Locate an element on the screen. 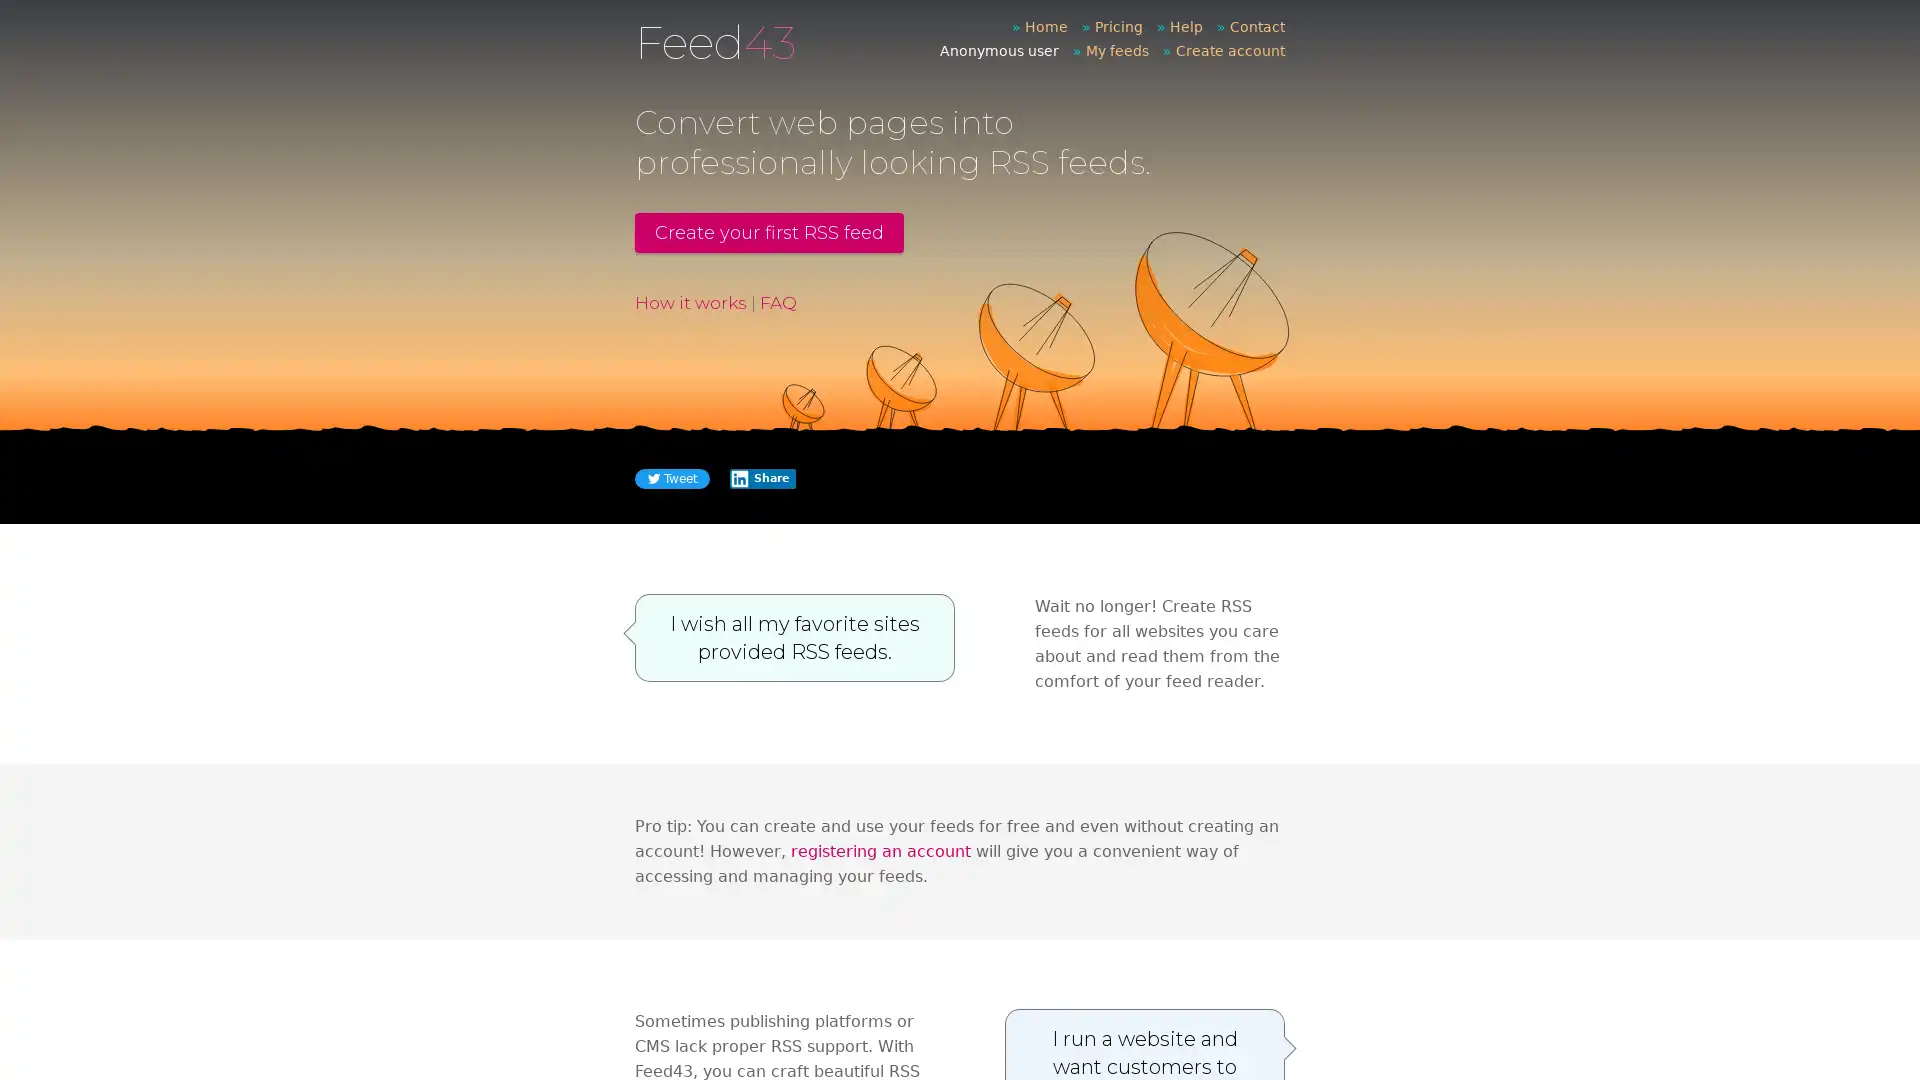  Share is located at coordinates (761, 478).